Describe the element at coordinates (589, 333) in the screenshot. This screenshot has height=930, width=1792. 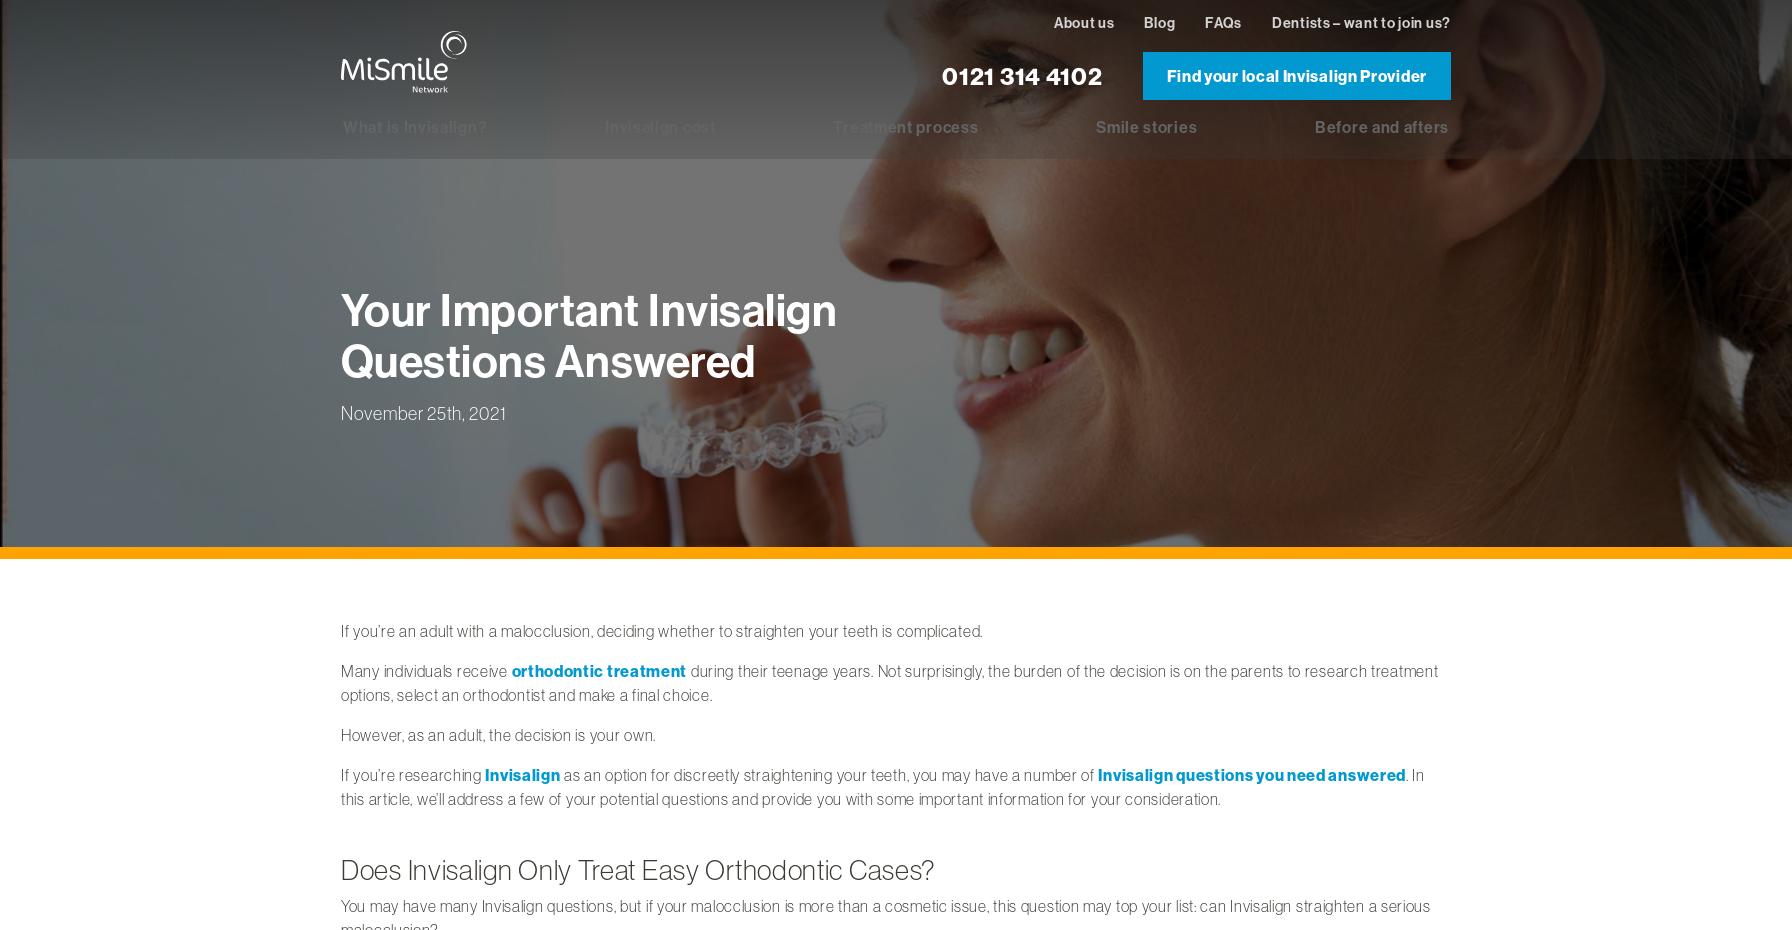
I see `'Your Important Invisalign Questions Answered'` at that location.